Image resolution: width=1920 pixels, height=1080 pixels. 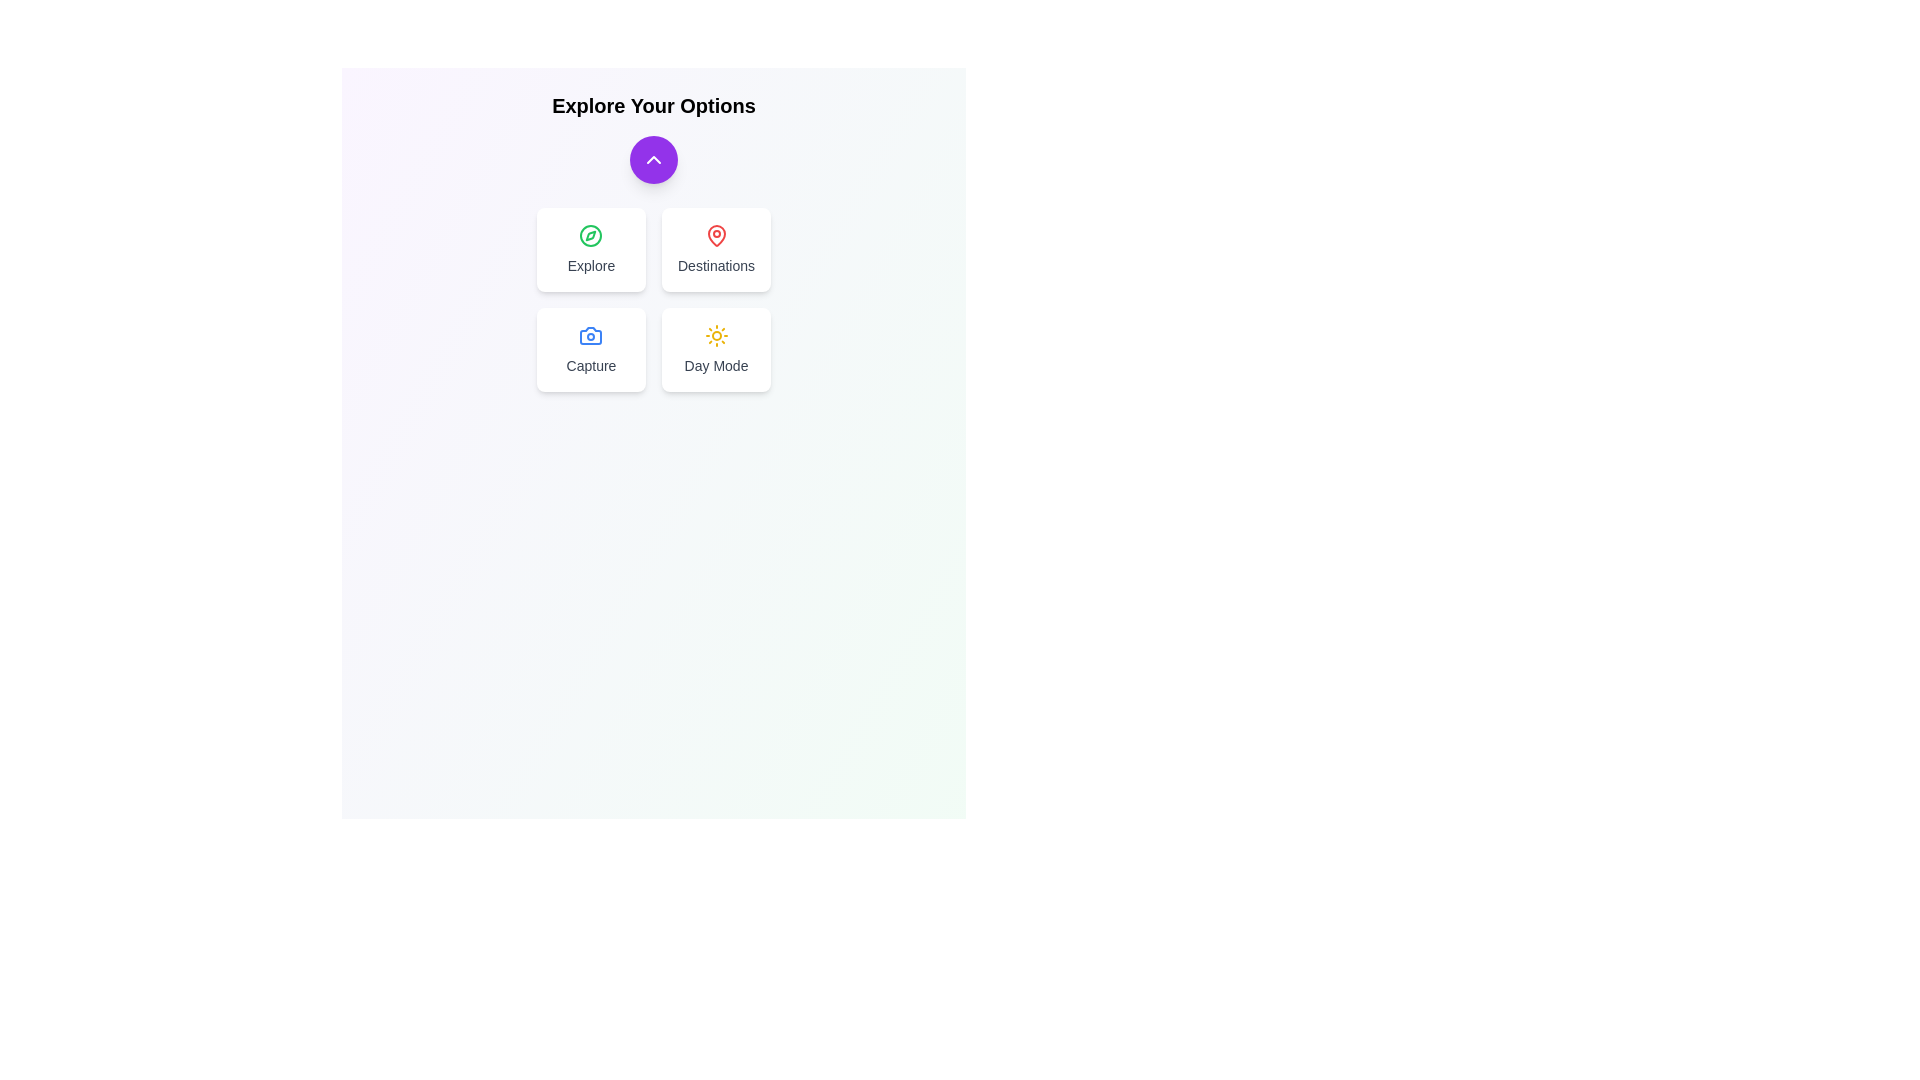 I want to click on the toggle button to change the visibility of the options, so click(x=653, y=158).